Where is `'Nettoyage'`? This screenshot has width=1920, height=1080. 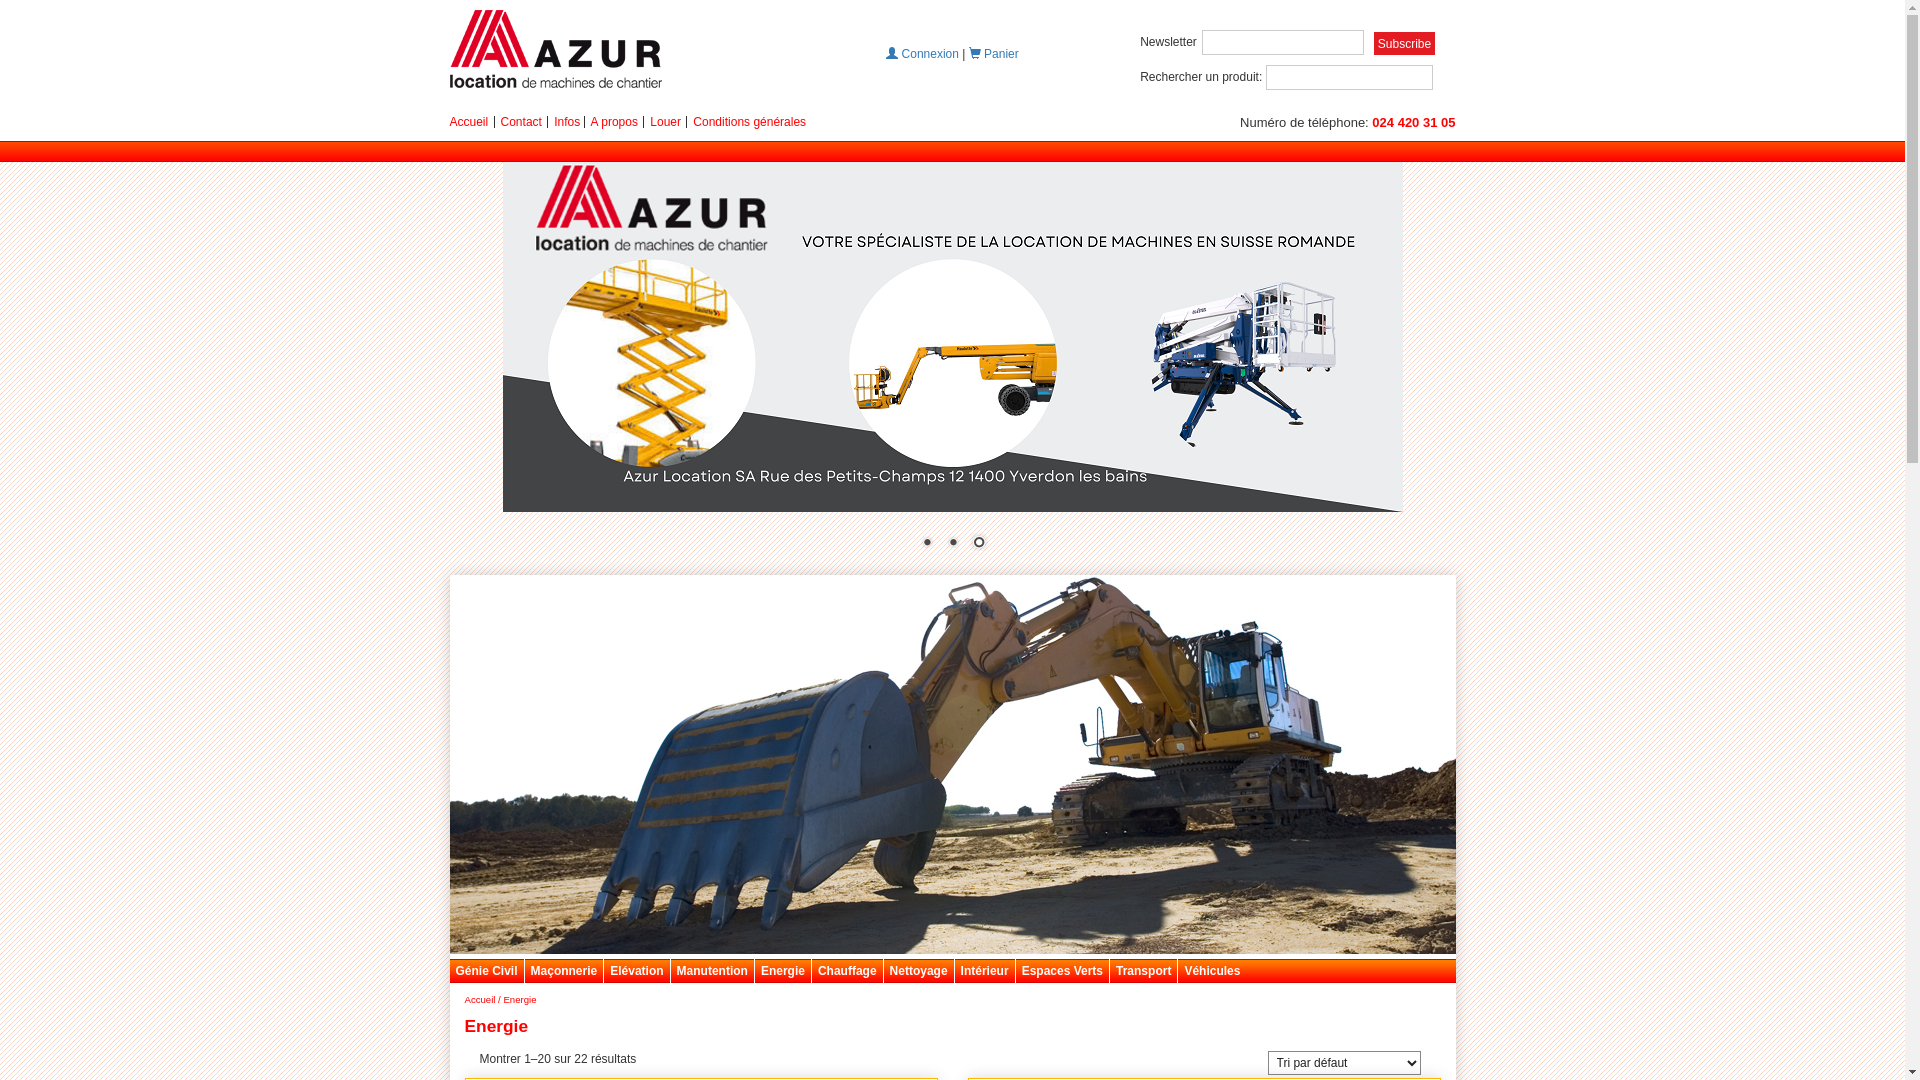
'Nettoyage' is located at coordinates (917, 971).